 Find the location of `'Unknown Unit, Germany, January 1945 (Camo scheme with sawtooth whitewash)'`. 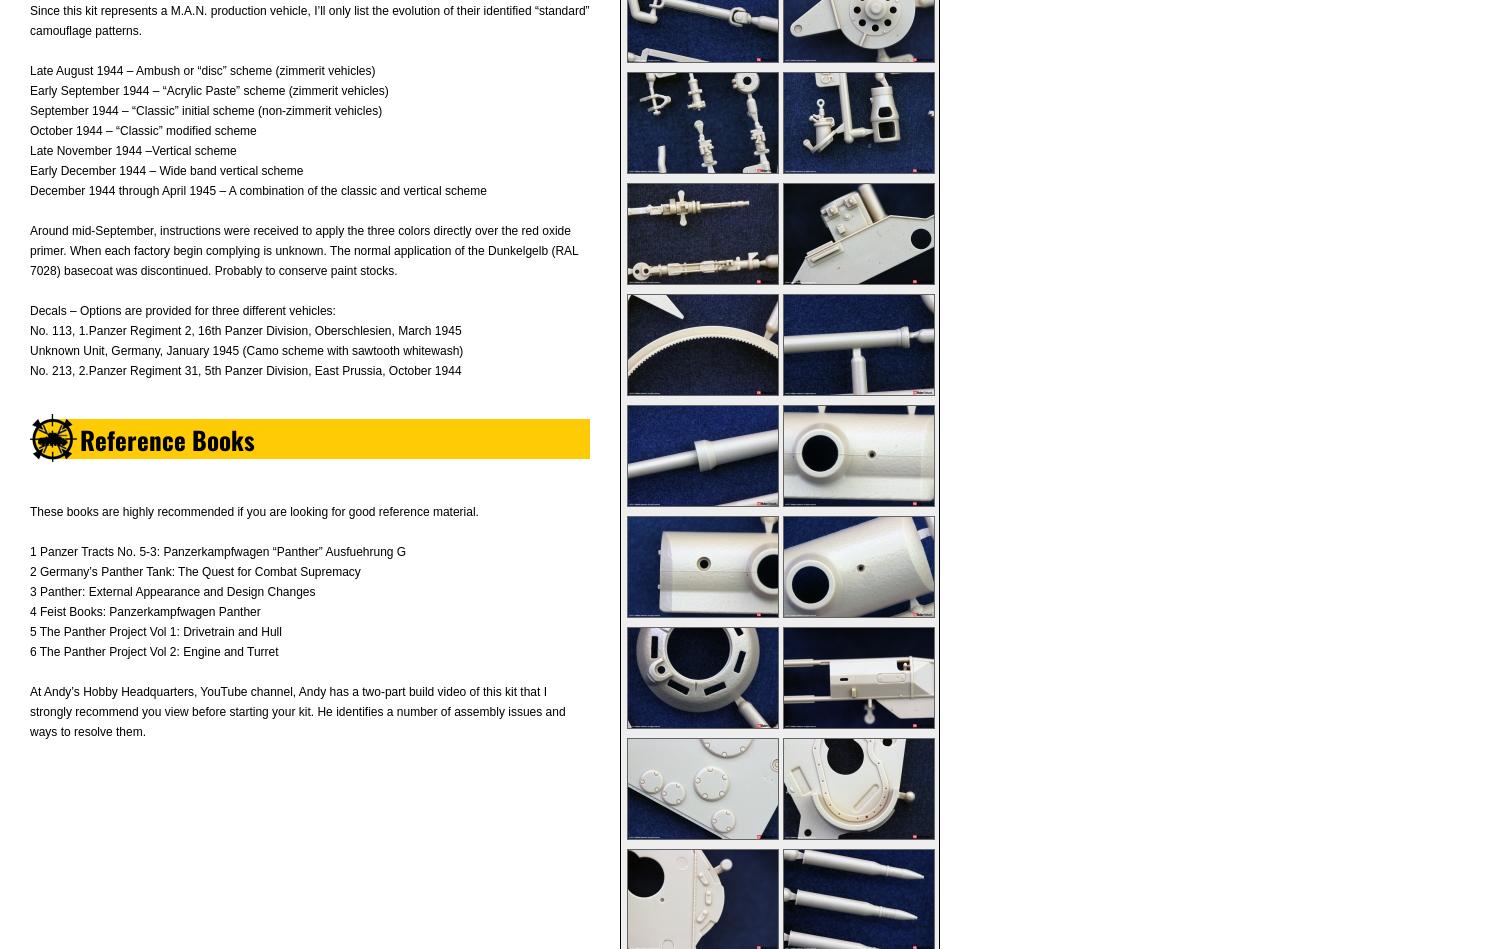

'Unknown Unit, Germany, January 1945 (Camo scheme with sawtooth whitewash)' is located at coordinates (30, 351).